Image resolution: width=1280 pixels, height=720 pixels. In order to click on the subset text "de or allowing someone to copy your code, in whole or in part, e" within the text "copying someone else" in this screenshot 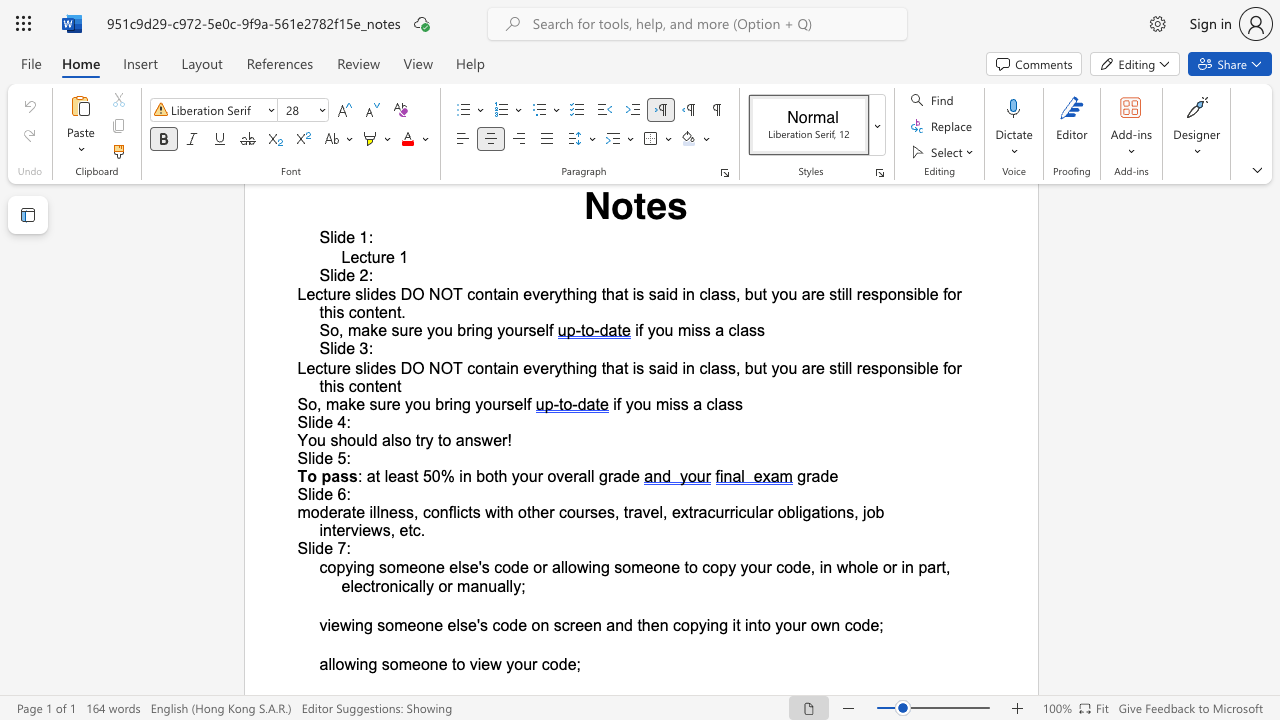, I will do `click(511, 567)`.